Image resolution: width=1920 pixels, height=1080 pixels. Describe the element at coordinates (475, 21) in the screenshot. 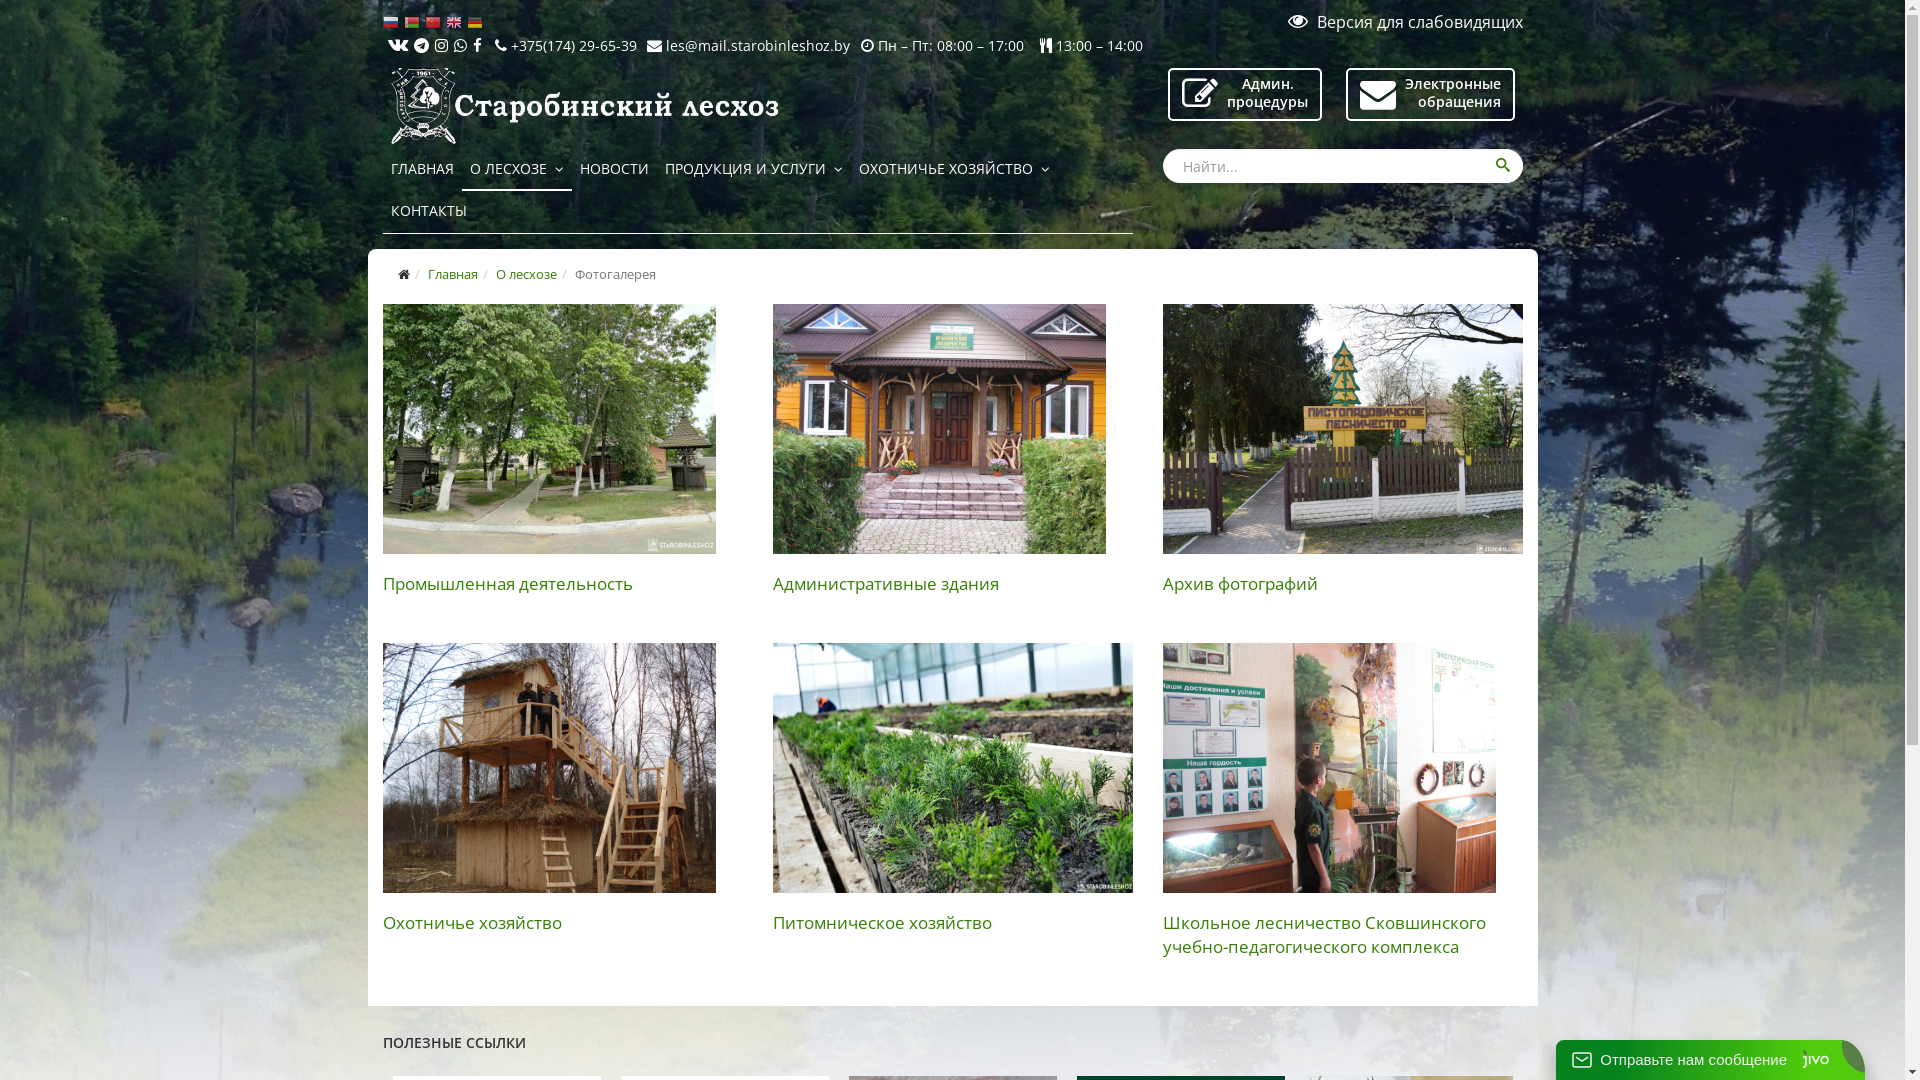

I see `'German'` at that location.